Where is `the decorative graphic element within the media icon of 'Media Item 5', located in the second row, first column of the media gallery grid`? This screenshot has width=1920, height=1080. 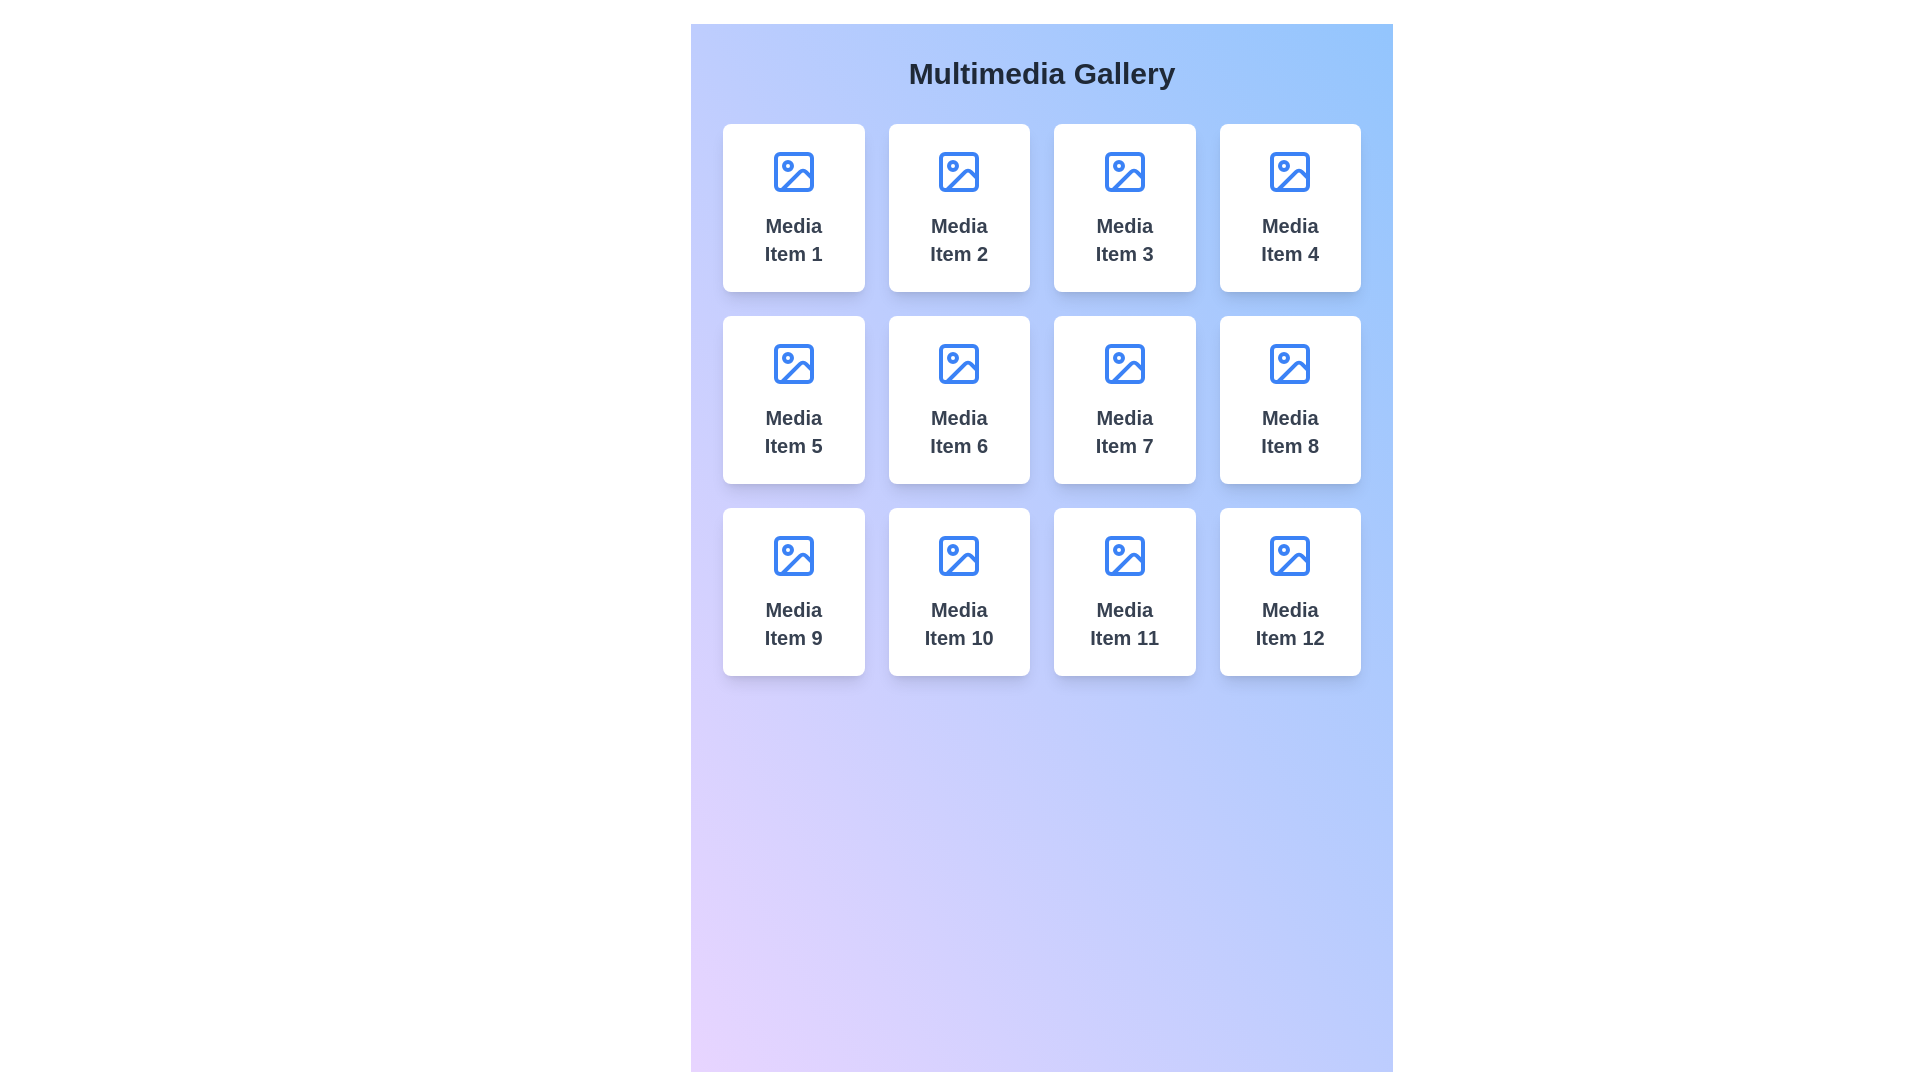 the decorative graphic element within the media icon of 'Media Item 5', located in the second row, first column of the media gallery grid is located at coordinates (795, 372).